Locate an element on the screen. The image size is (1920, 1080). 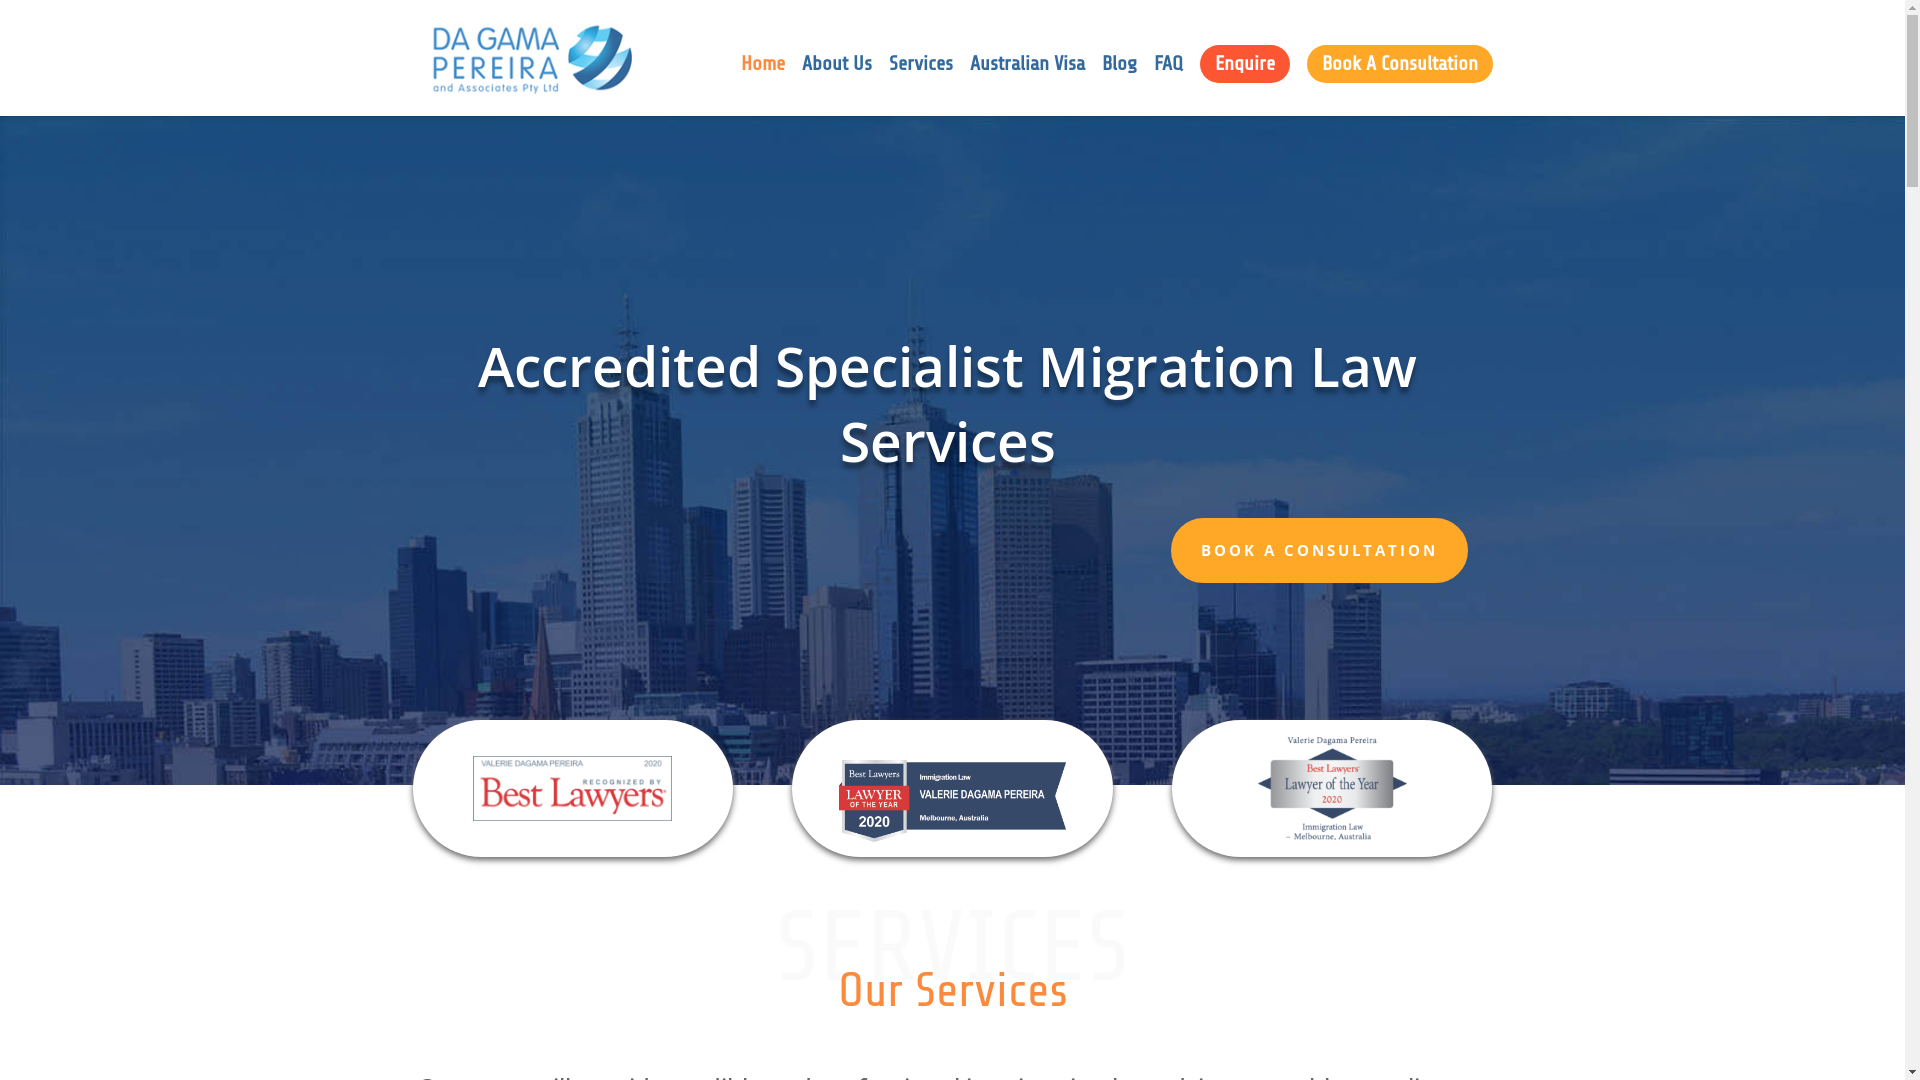
'Services' is located at coordinates (919, 85).